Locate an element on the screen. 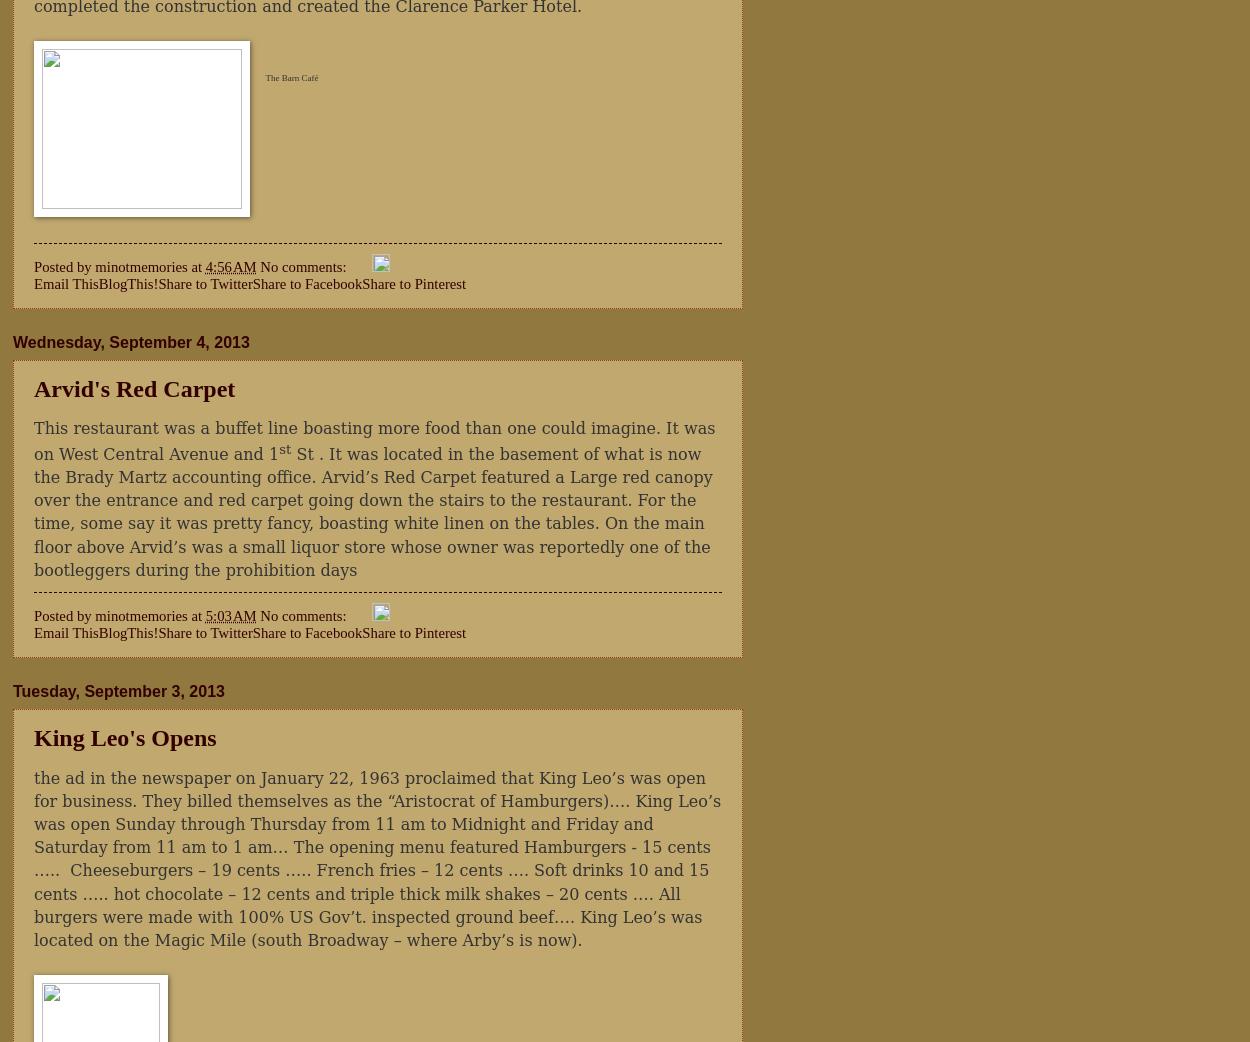  'The Barn Café' is located at coordinates (291, 77).